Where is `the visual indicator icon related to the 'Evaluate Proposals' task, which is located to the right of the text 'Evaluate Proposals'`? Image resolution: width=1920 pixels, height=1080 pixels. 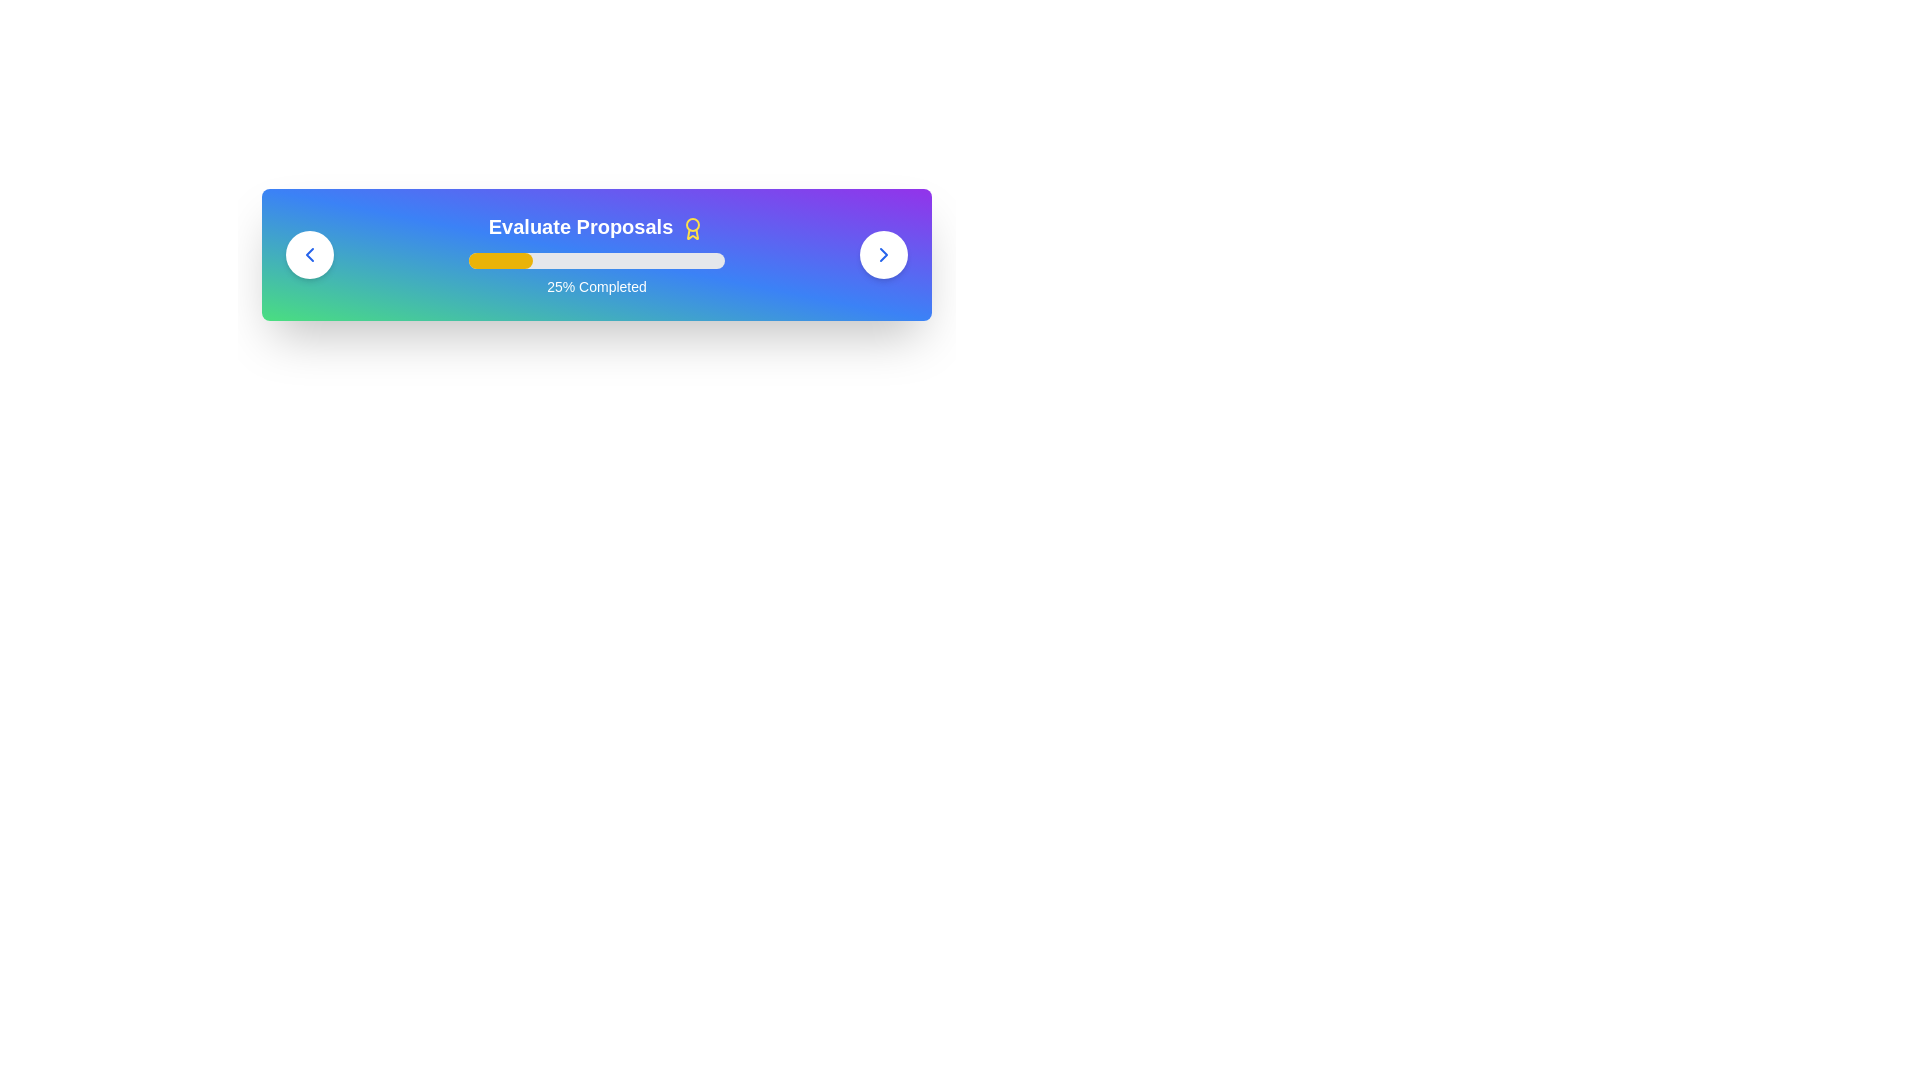 the visual indicator icon related to the 'Evaluate Proposals' task, which is located to the right of the text 'Evaluate Proposals' is located at coordinates (693, 227).